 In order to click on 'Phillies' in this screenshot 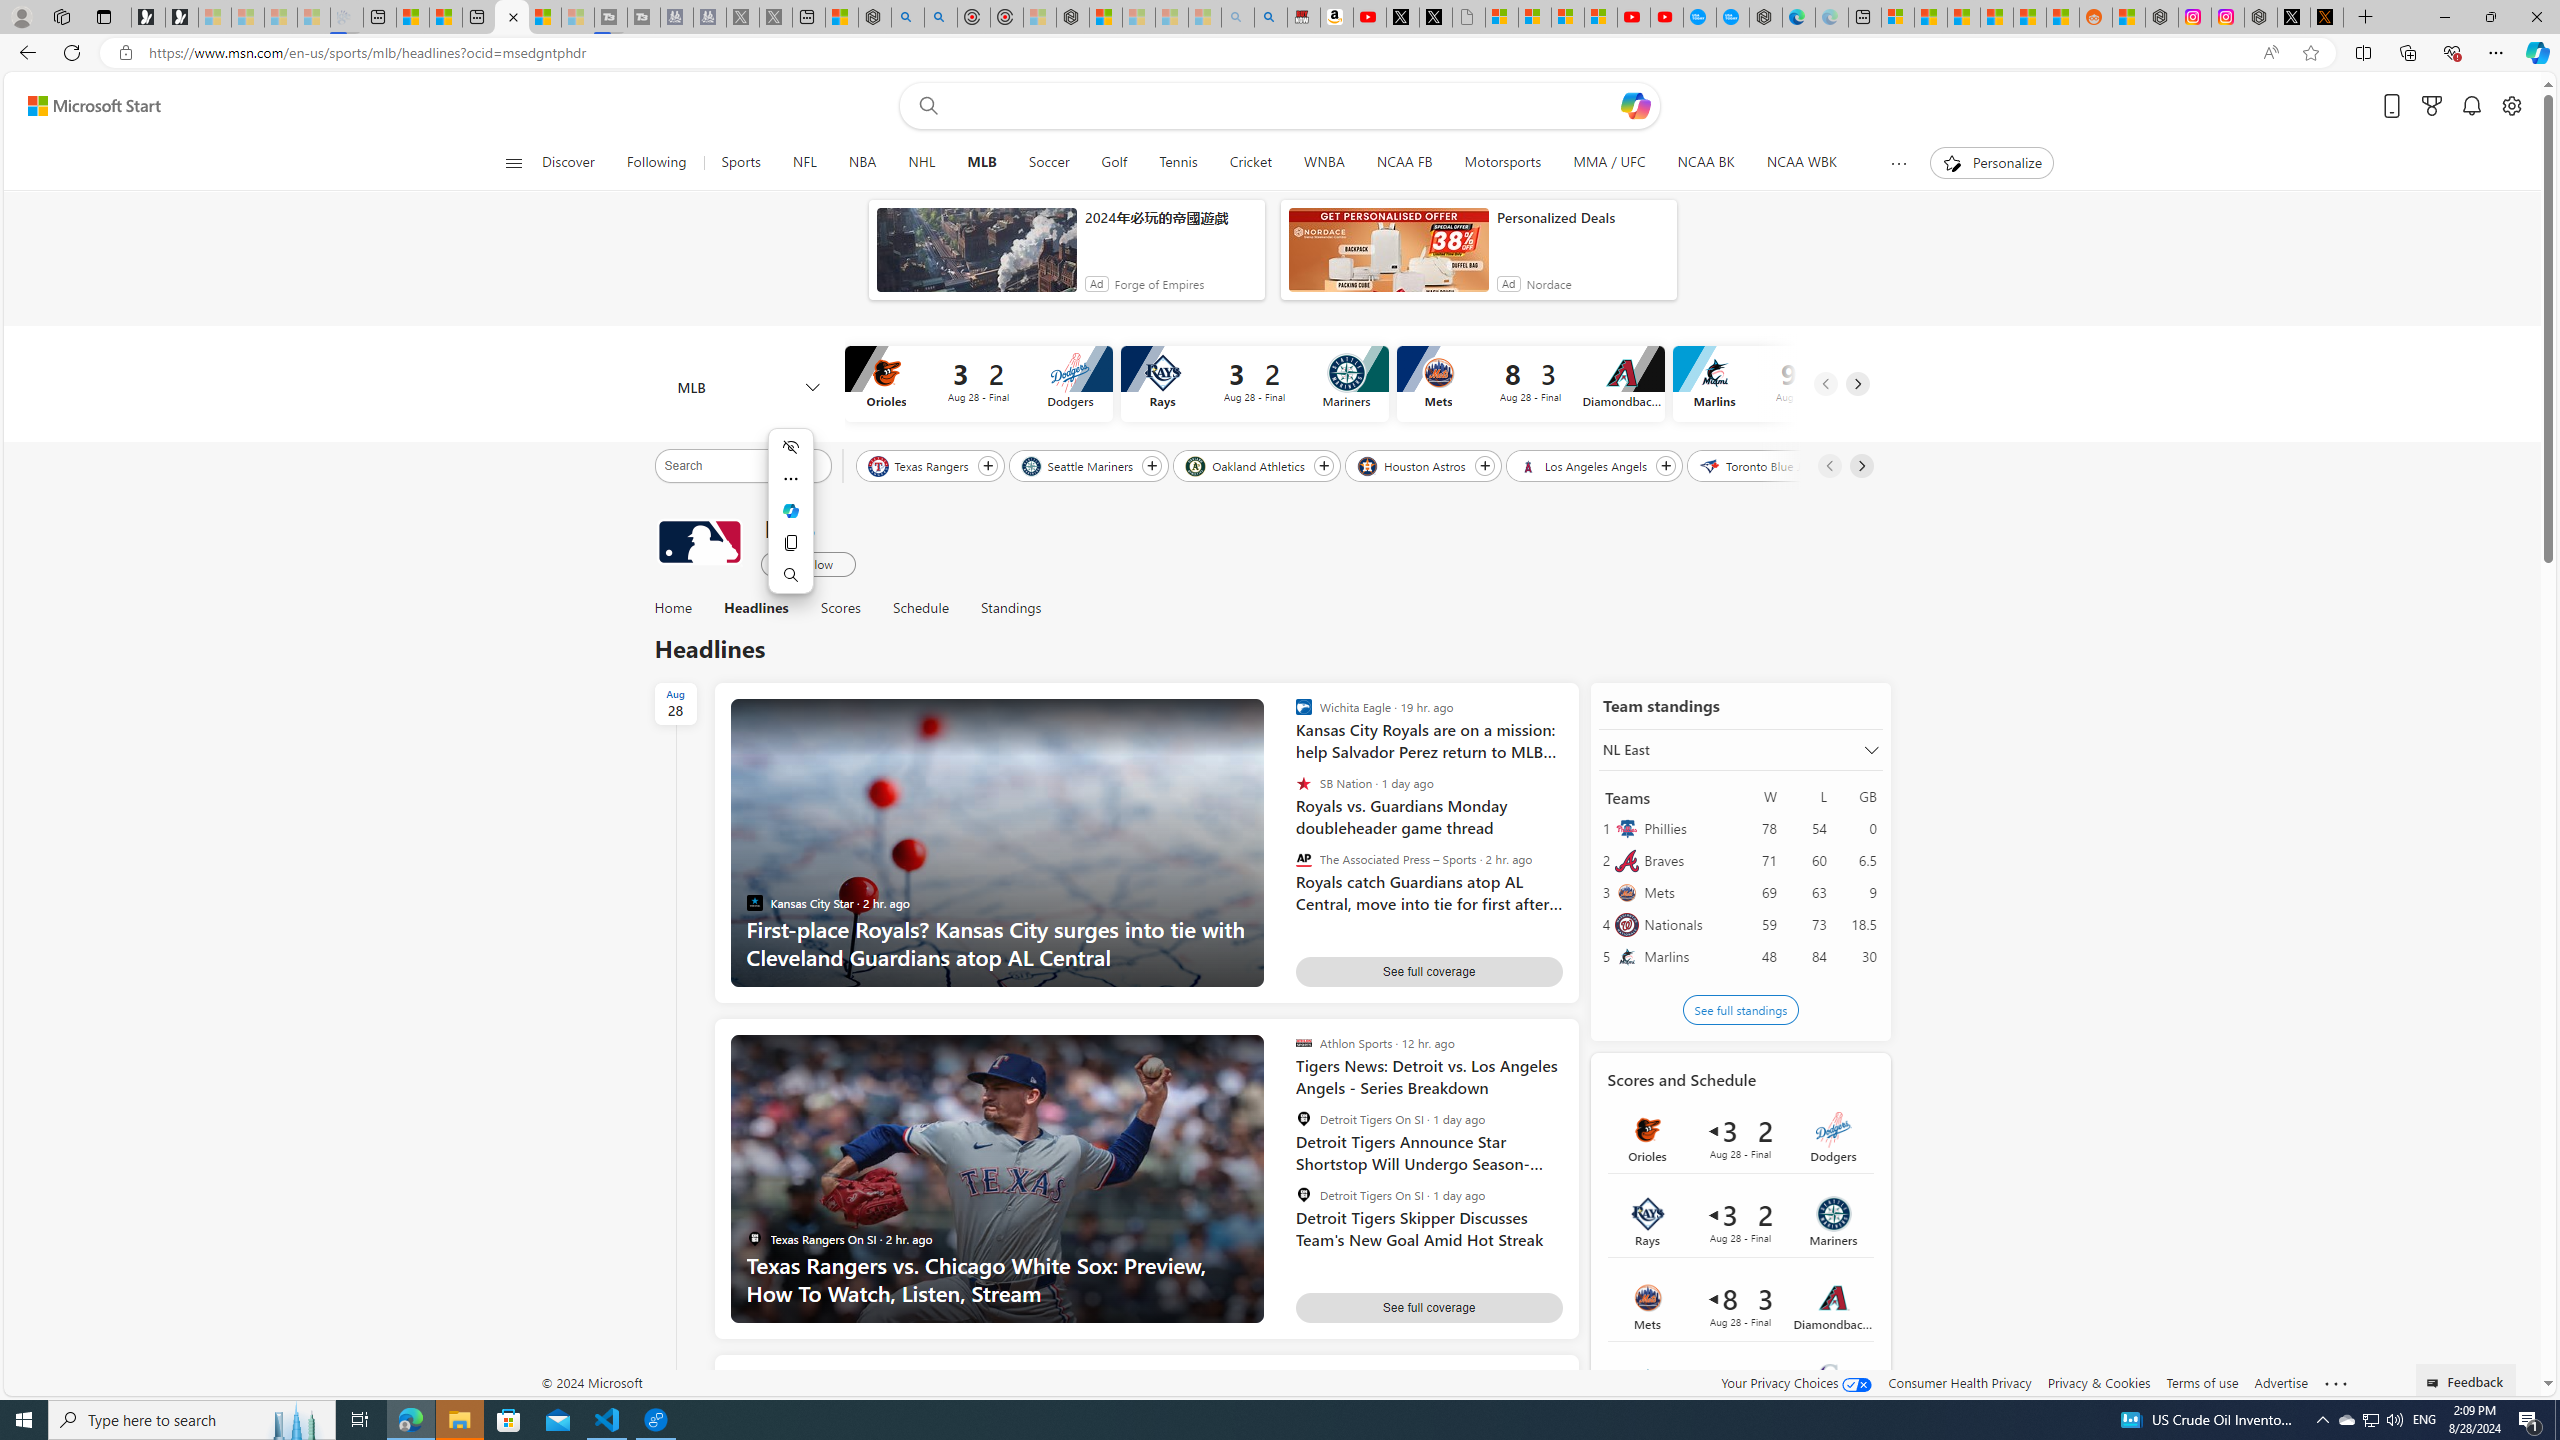, I will do `click(1684, 827)`.